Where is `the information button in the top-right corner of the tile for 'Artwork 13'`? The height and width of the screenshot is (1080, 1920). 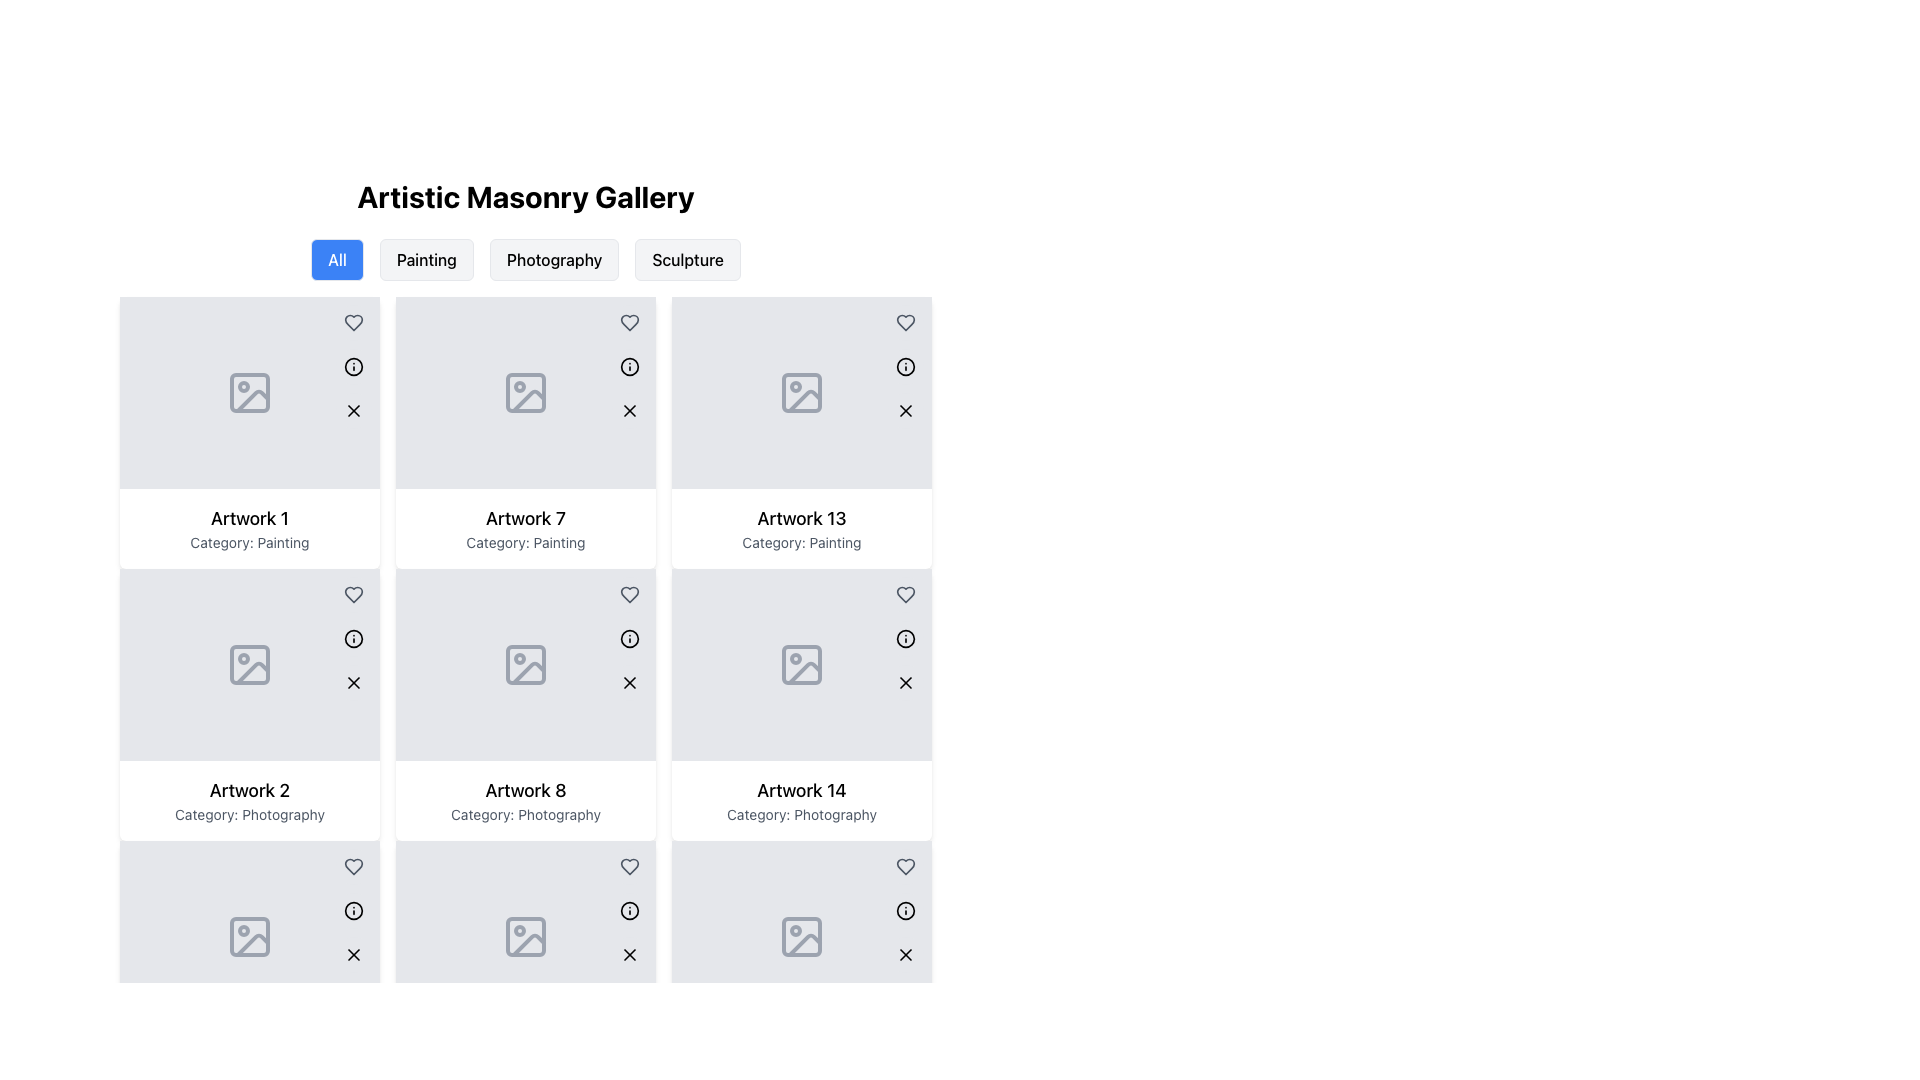 the information button in the top-right corner of the tile for 'Artwork 13' is located at coordinates (905, 366).